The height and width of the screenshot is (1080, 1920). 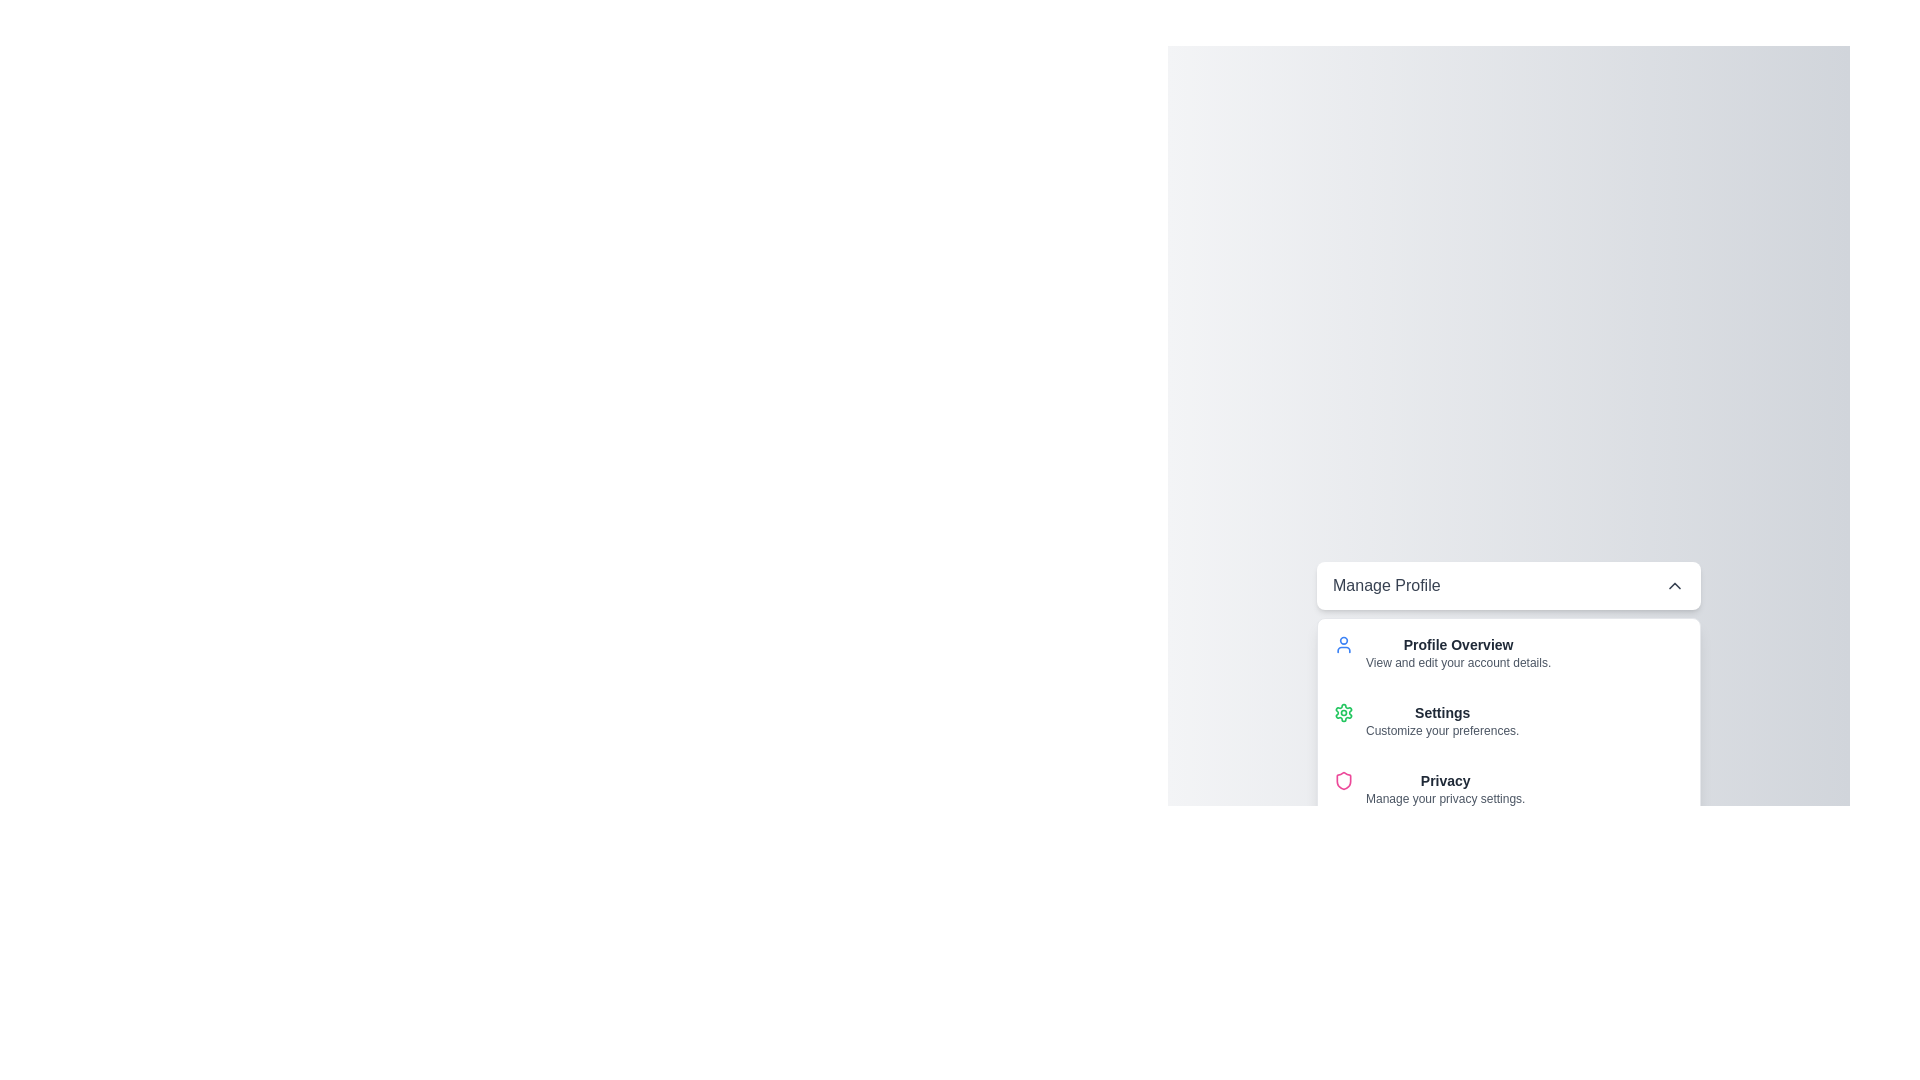 What do you see at coordinates (1442, 712) in the screenshot?
I see `the 'Settings' text label located in the middle of the right-hand column, under 'Profile Overview' and above 'Privacy'` at bounding box center [1442, 712].